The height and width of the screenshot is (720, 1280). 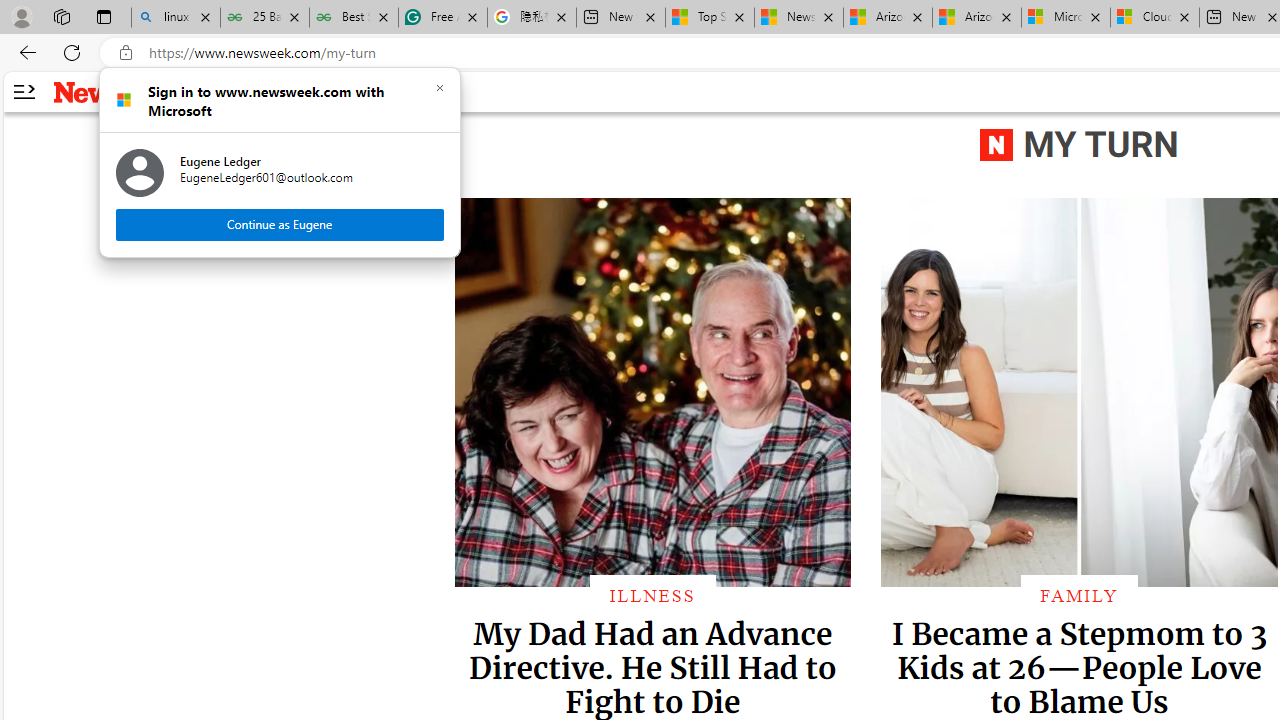 What do you see at coordinates (353, 17) in the screenshot?
I see `'Best SSL Certificates Provider in India - GeeksforGeeks'` at bounding box center [353, 17].